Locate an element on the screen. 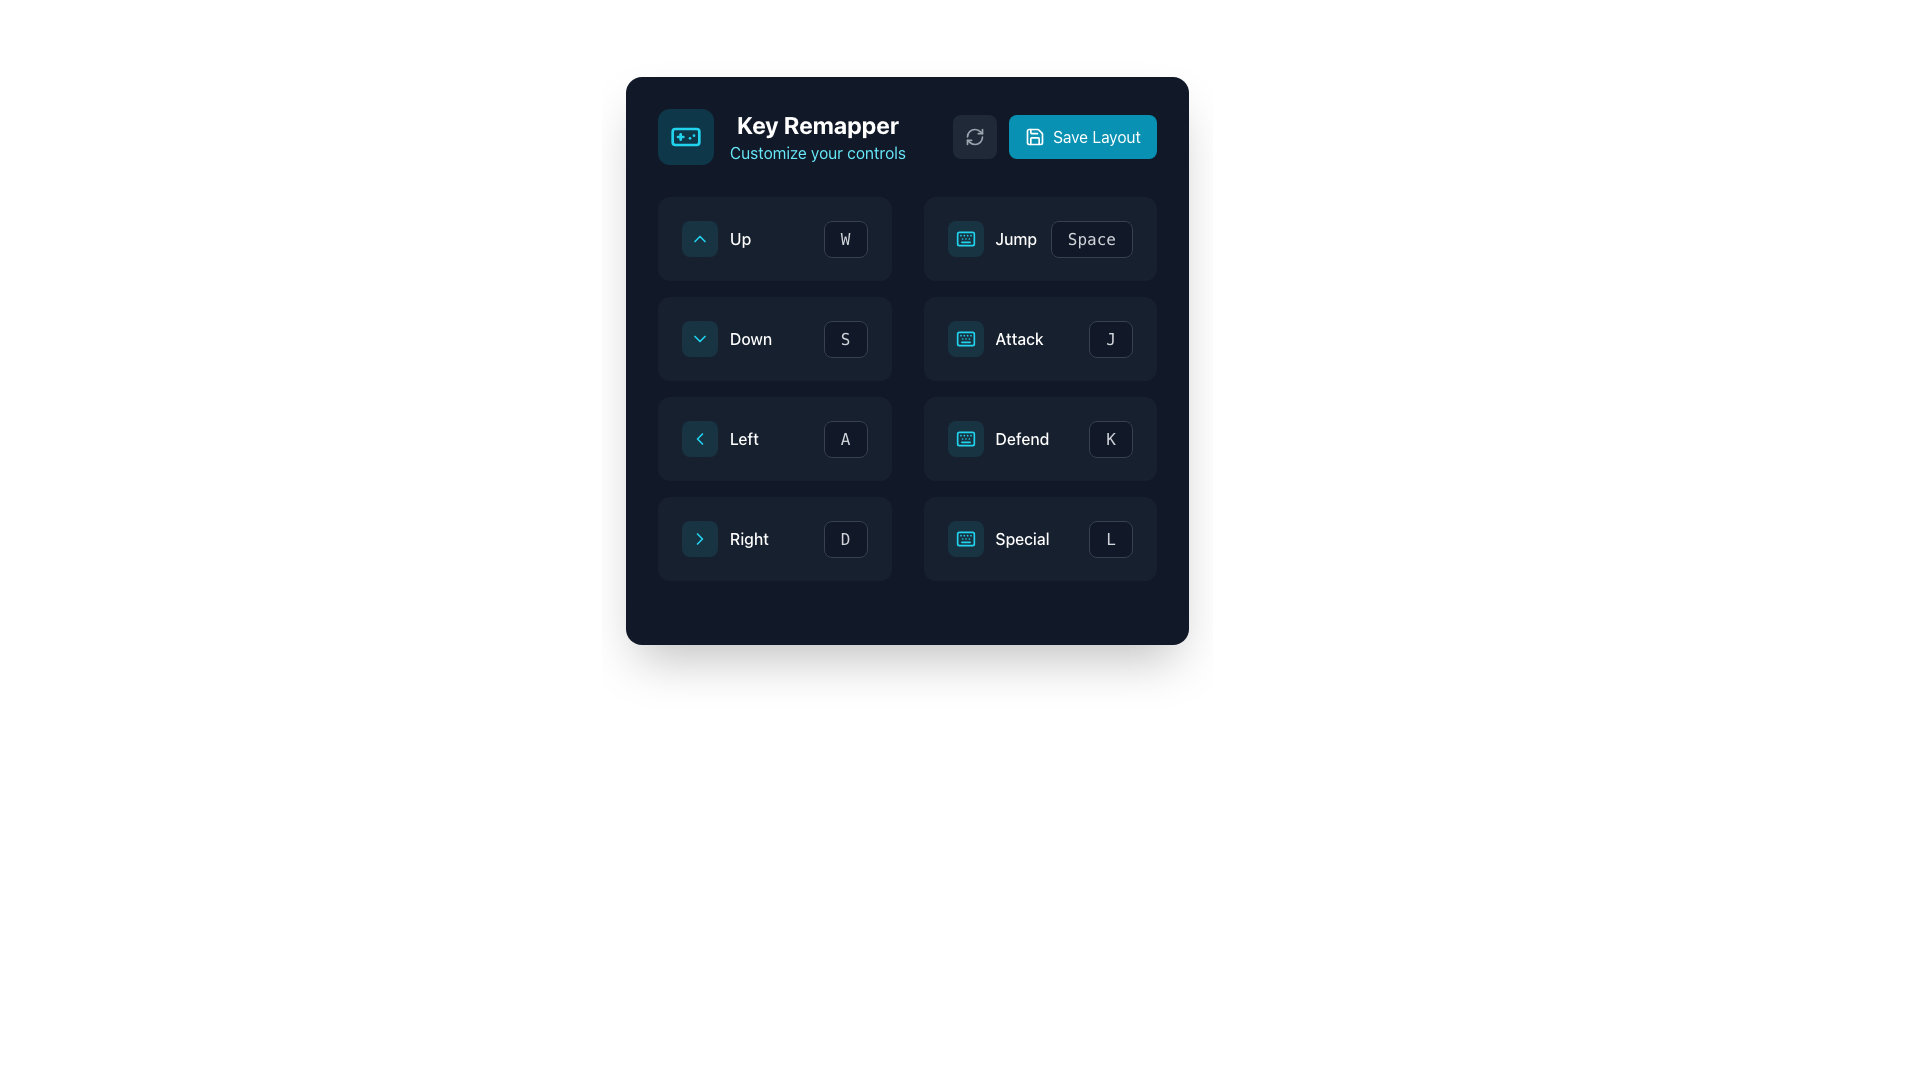 This screenshot has width=1920, height=1080. the 'Special' button in the bottom row of the 'Key Remapper' interface is located at coordinates (998, 538).